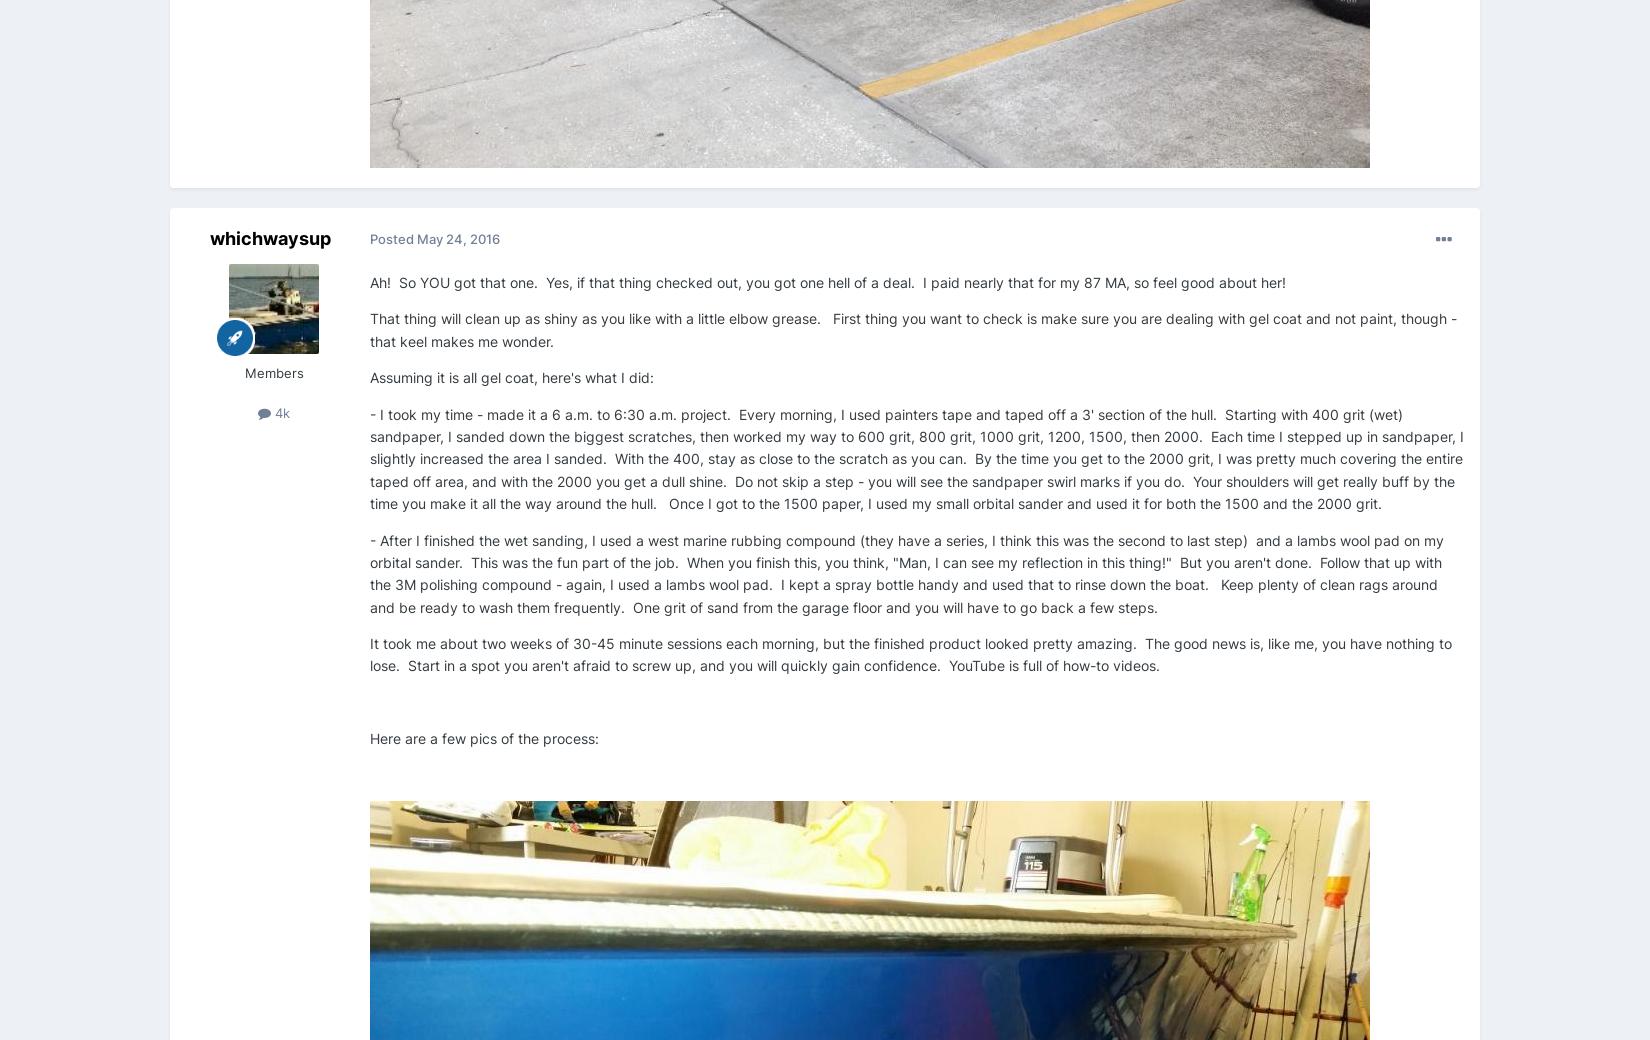 Image resolution: width=1650 pixels, height=1040 pixels. What do you see at coordinates (913, 328) in the screenshot?
I see `'That thing will clean up as shiny as you like with a little elbow grease.   First thing you want to check is make sure you are dealing with gel coat and not paint, though - that keel makes me wonder.'` at bounding box center [913, 328].